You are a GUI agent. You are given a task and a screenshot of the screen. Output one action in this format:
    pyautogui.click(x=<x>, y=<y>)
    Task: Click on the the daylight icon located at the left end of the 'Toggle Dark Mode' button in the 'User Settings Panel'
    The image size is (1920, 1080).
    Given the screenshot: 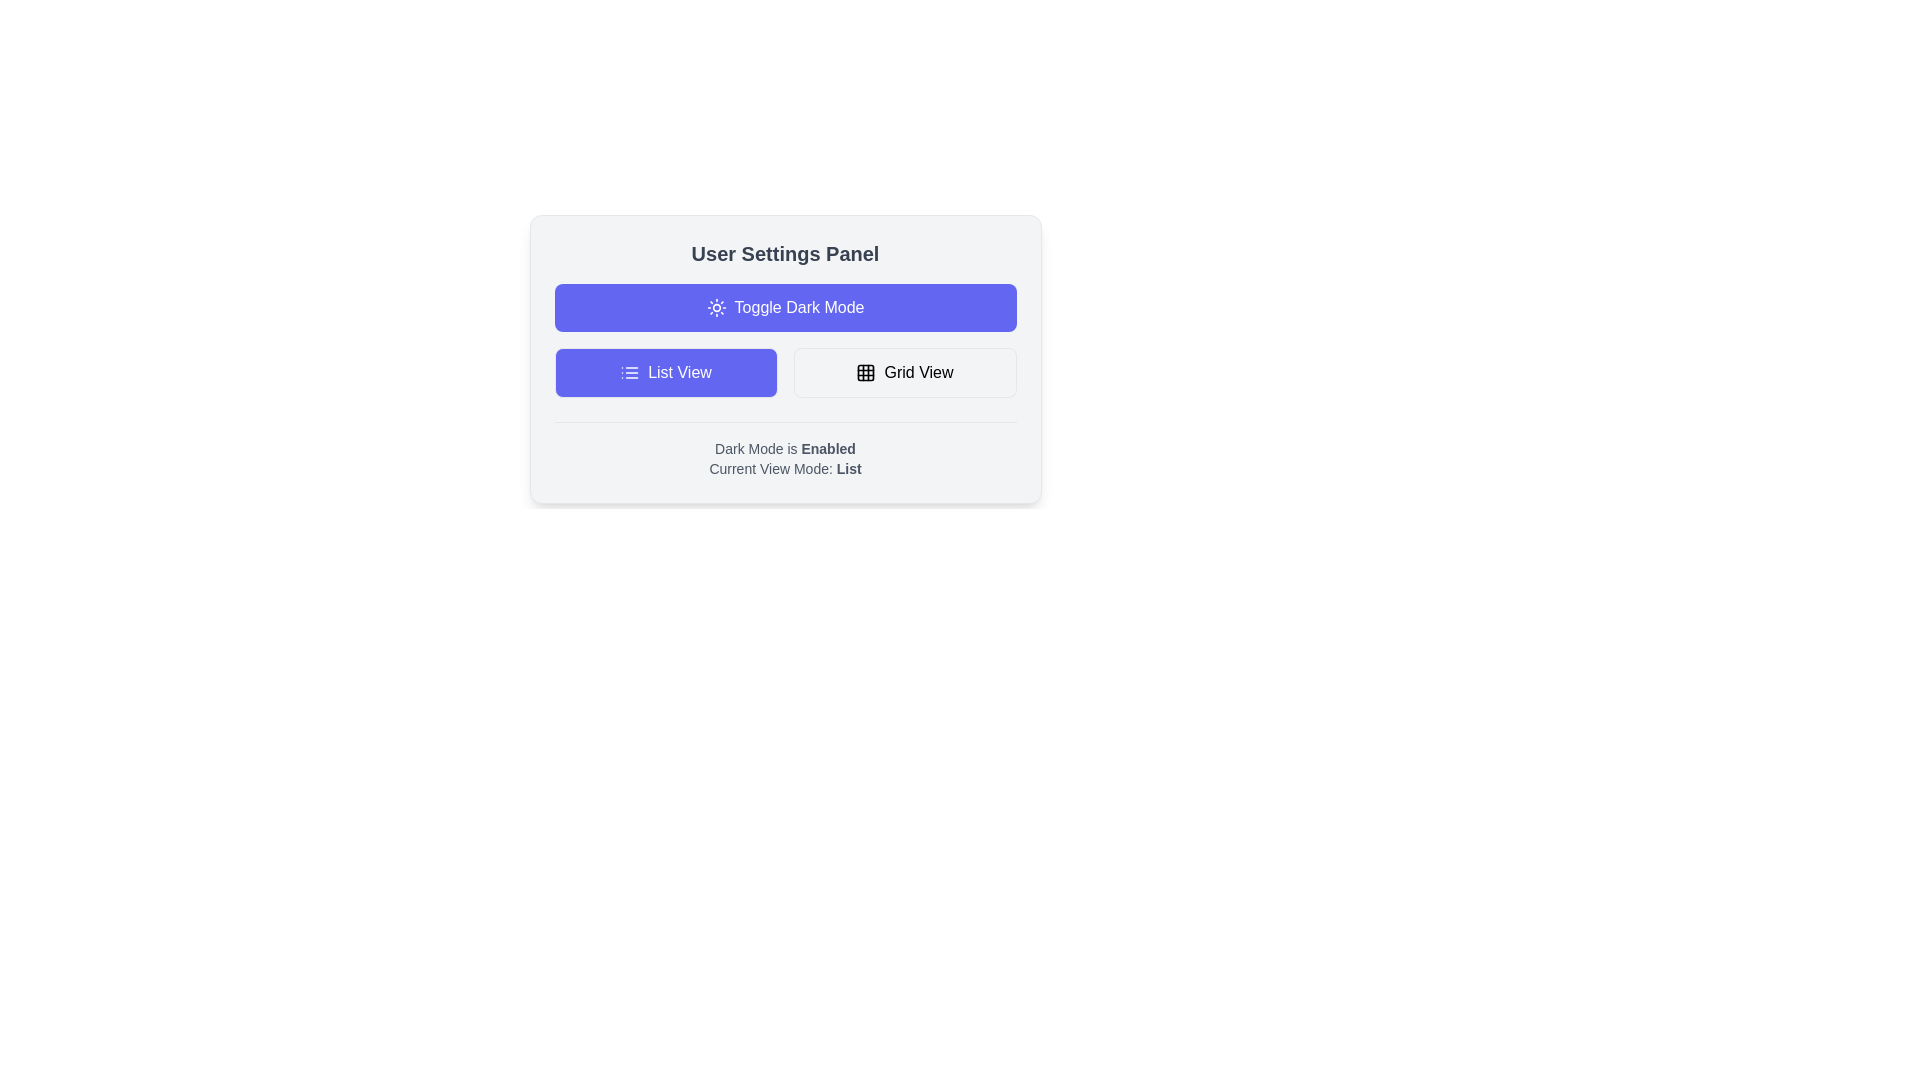 What is the action you would take?
    pyautogui.click(x=716, y=308)
    